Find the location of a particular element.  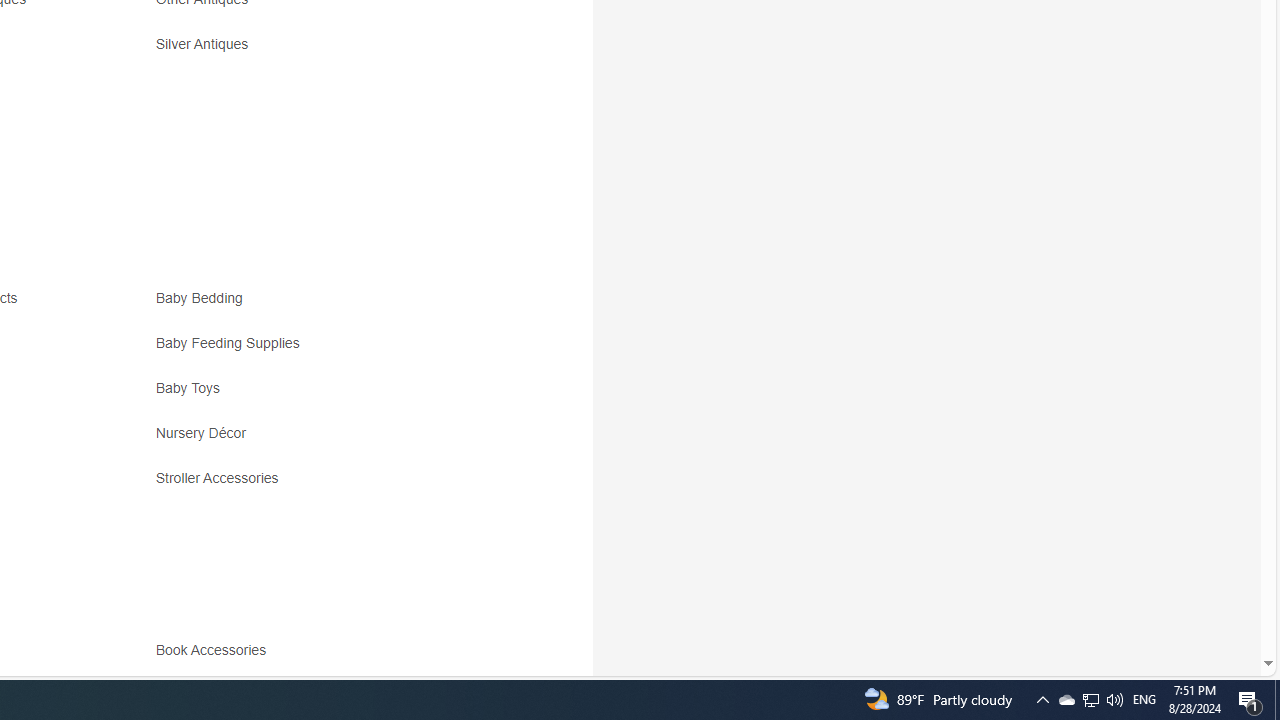

'Book Accessories' is located at coordinates (215, 650).